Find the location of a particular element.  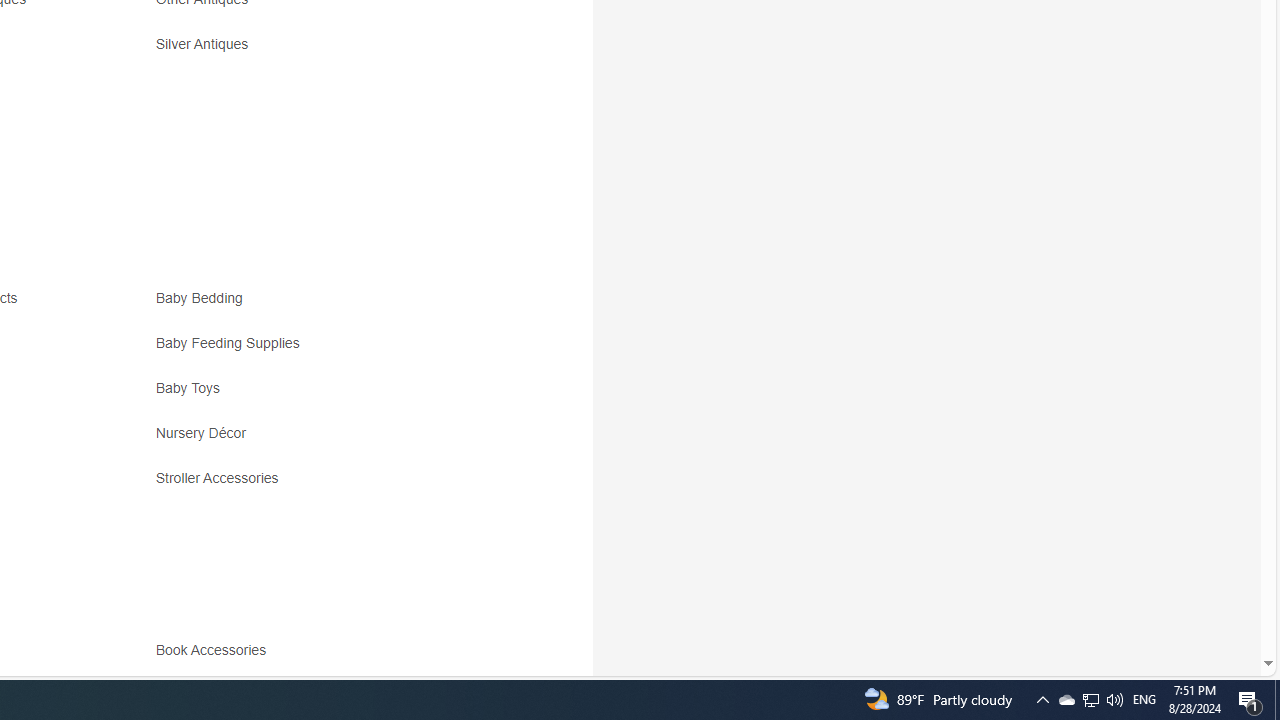

'Book Accessories' is located at coordinates (215, 650).